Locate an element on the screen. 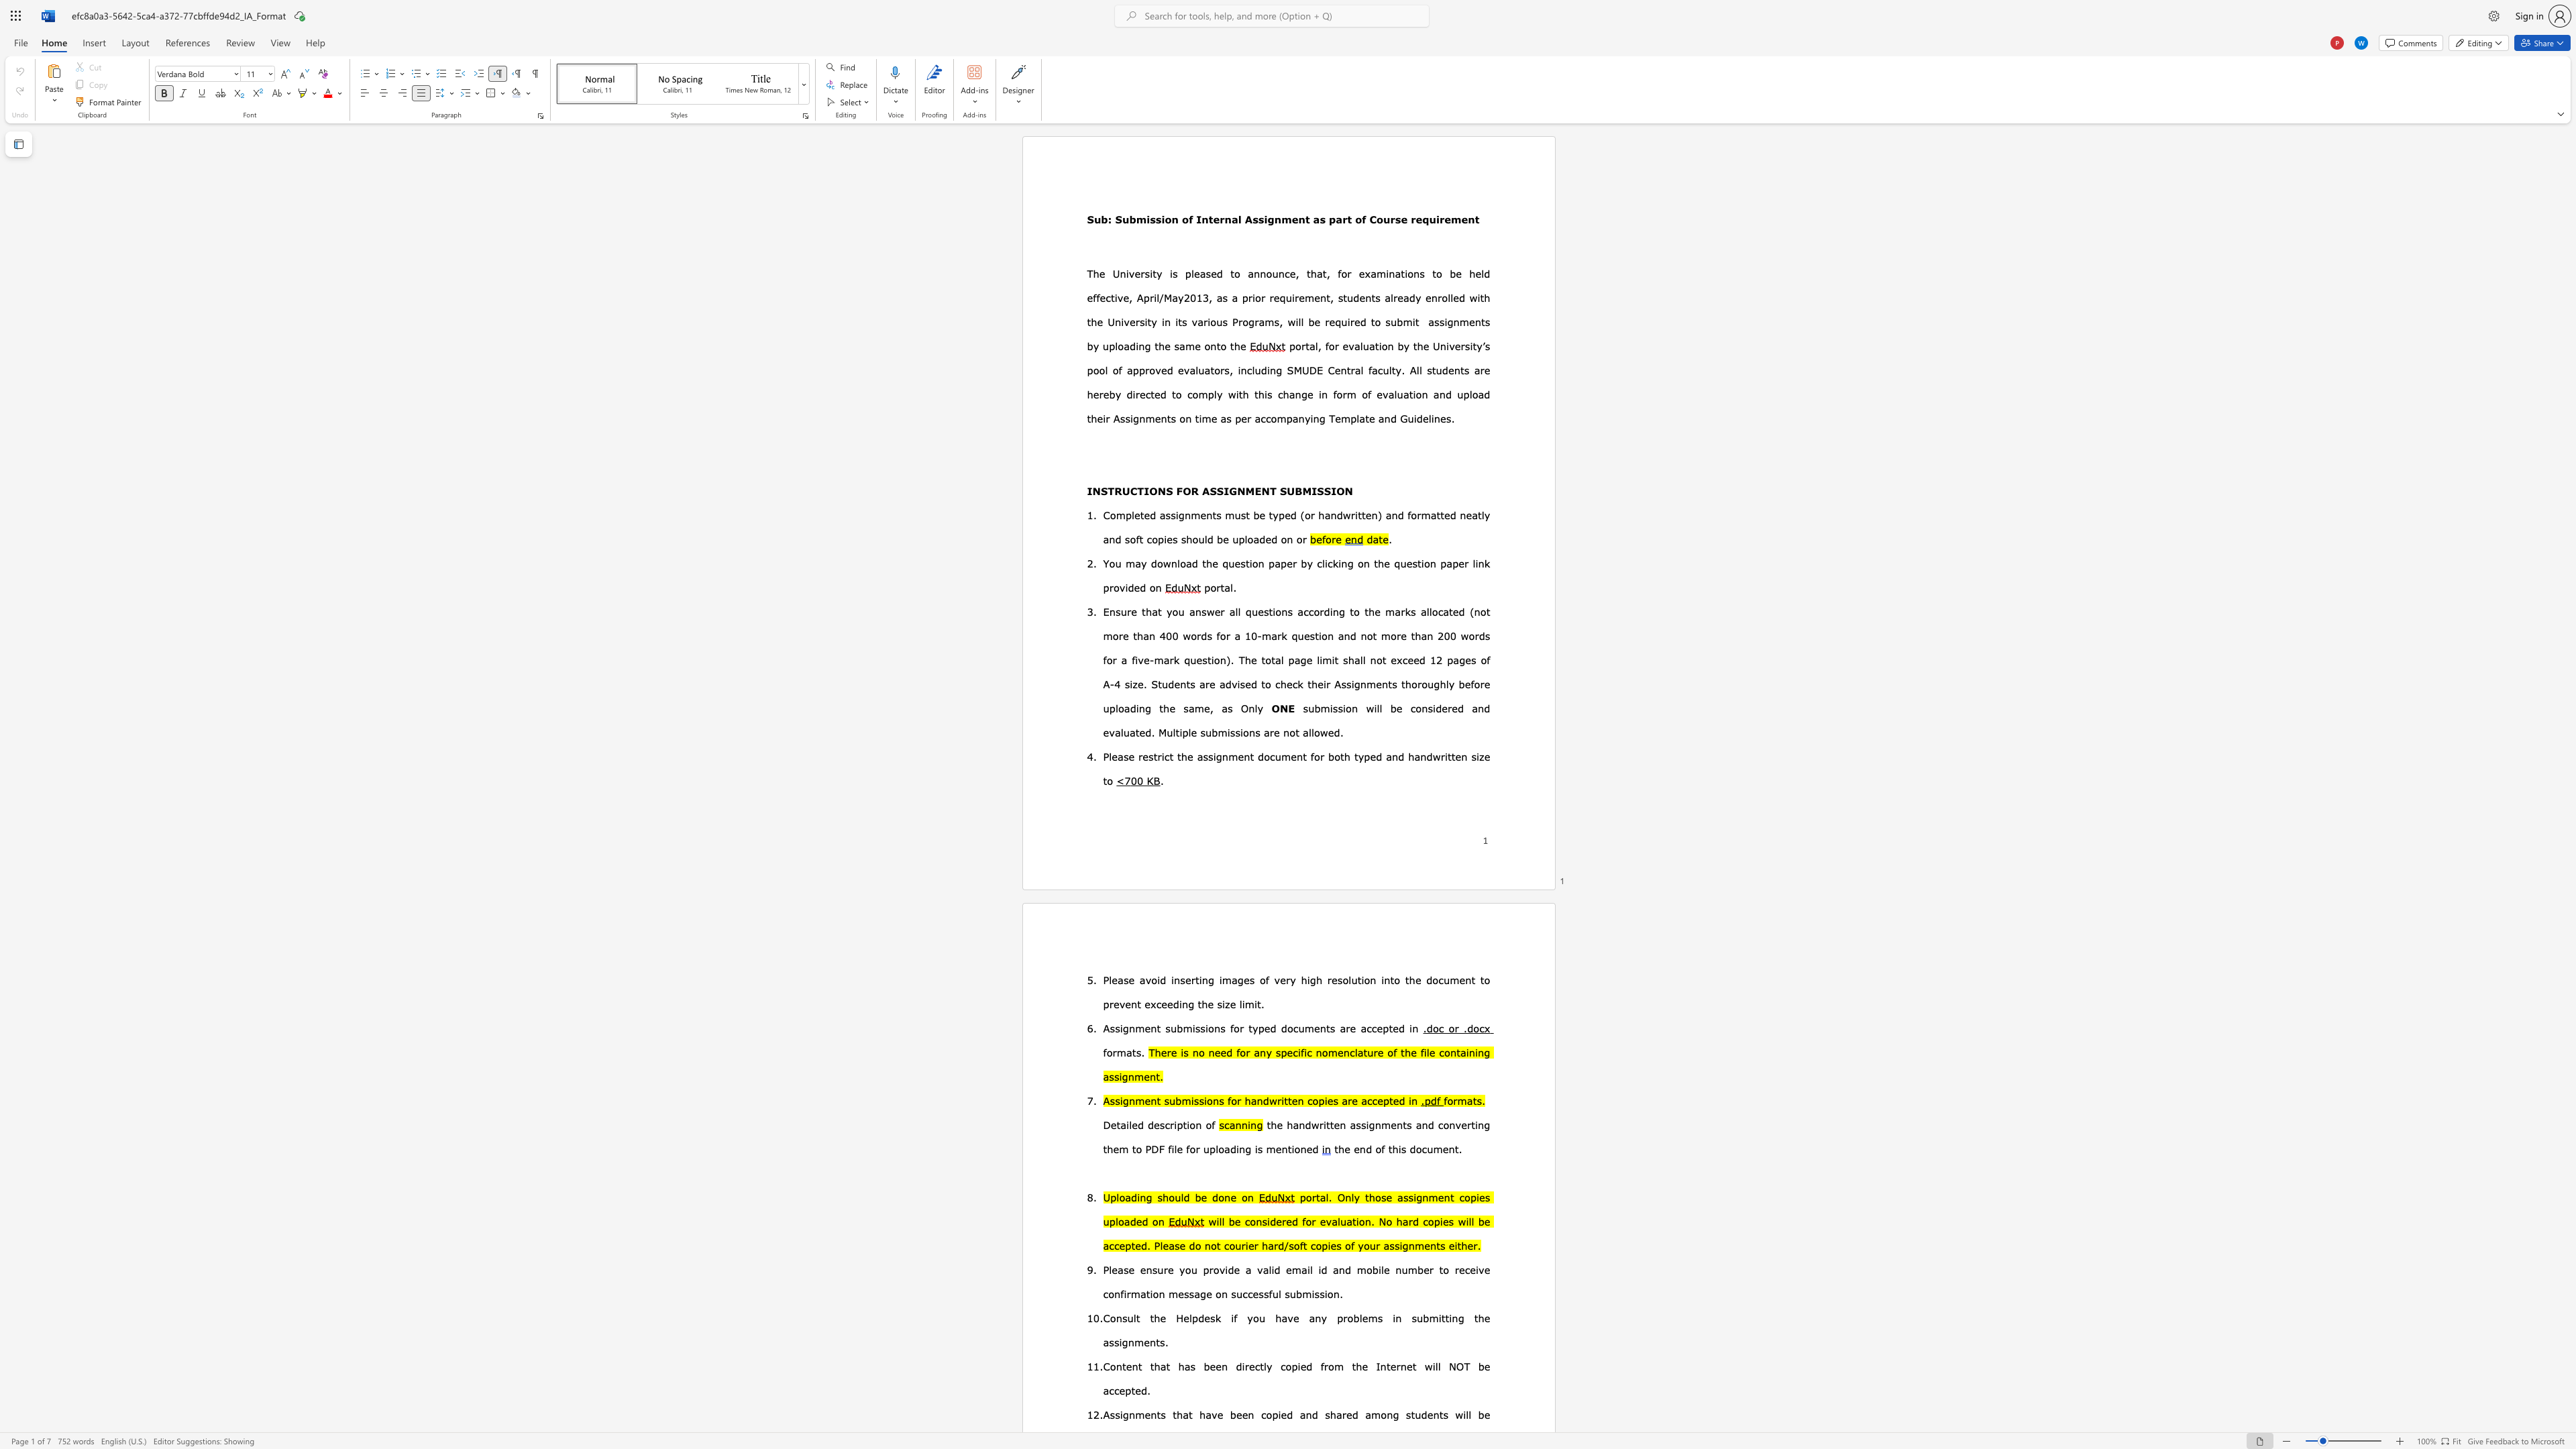  the subset text "s mentioned" within the text "the handwritten assignments and converting them to PDF file for uploading is mentioned" is located at coordinates (1256, 1148).